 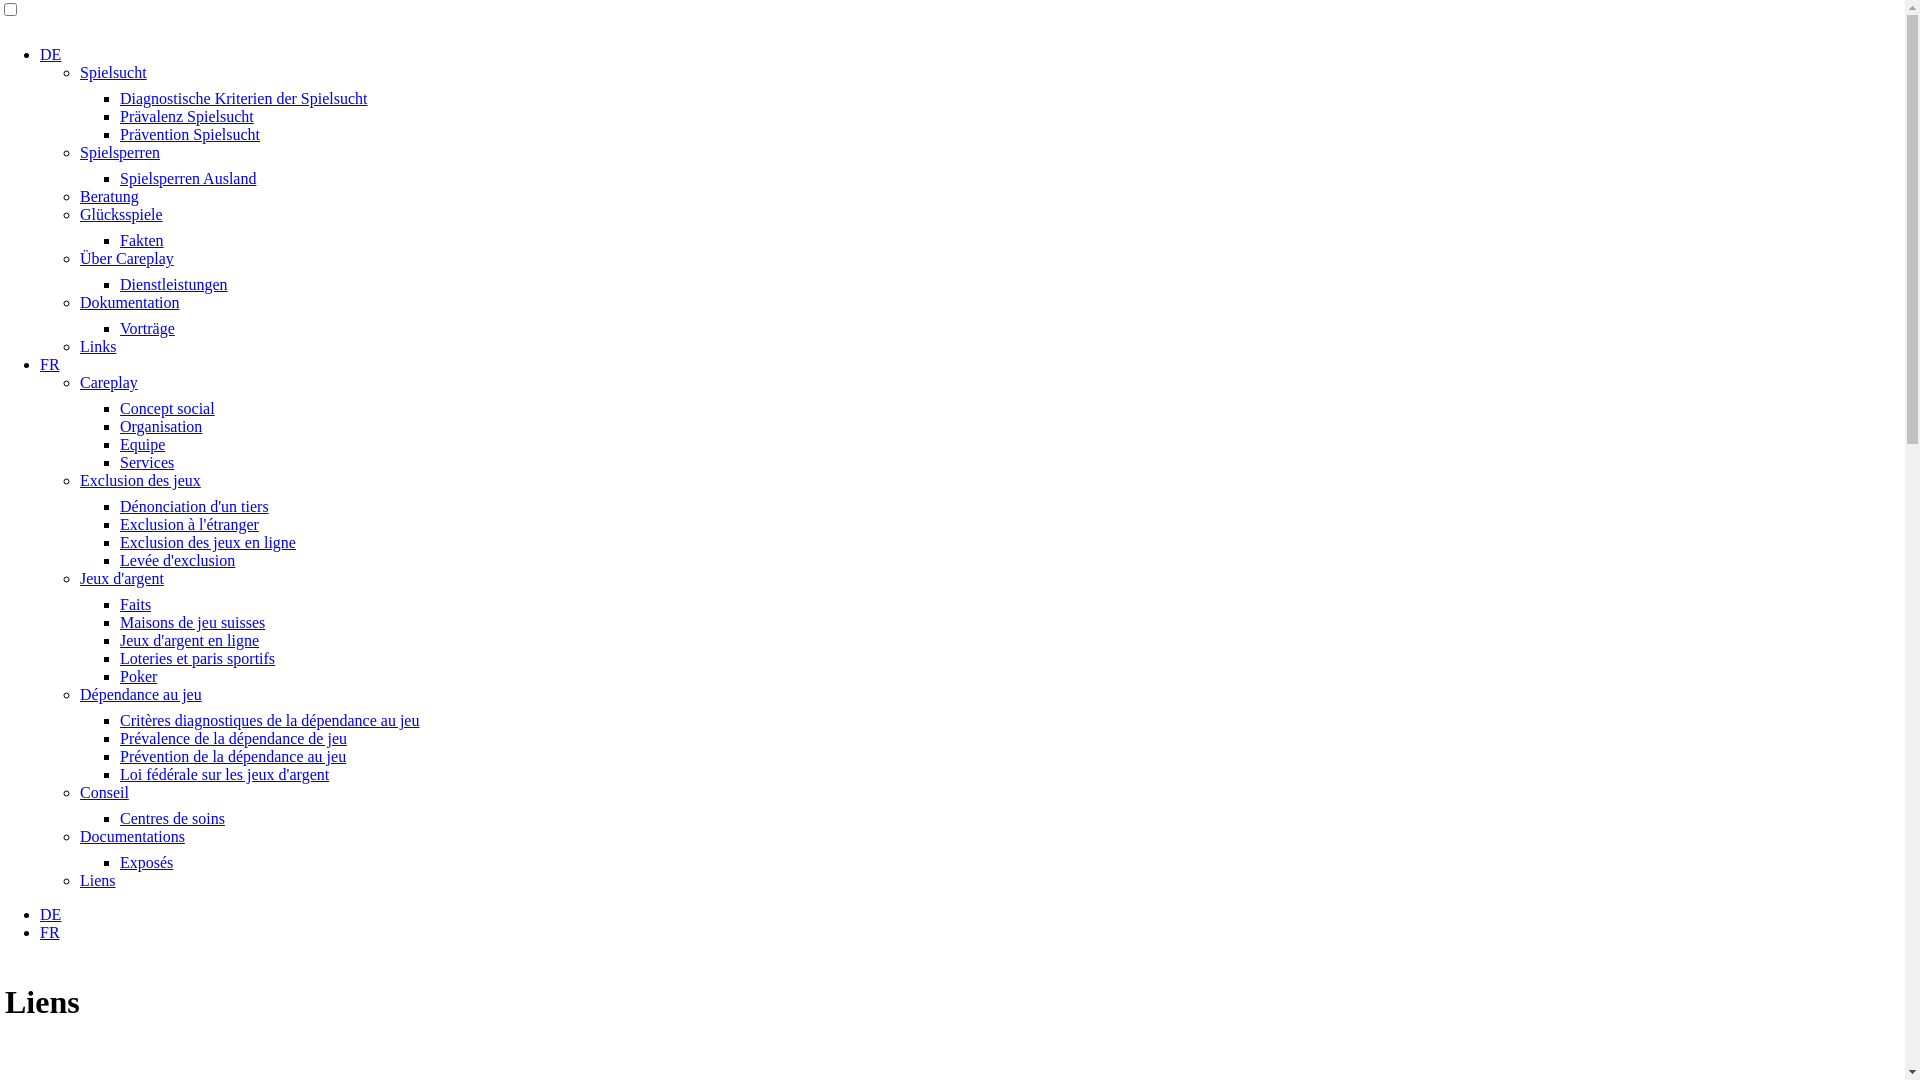 What do you see at coordinates (197, 658) in the screenshot?
I see `'Loteries et paris sportifs'` at bounding box center [197, 658].